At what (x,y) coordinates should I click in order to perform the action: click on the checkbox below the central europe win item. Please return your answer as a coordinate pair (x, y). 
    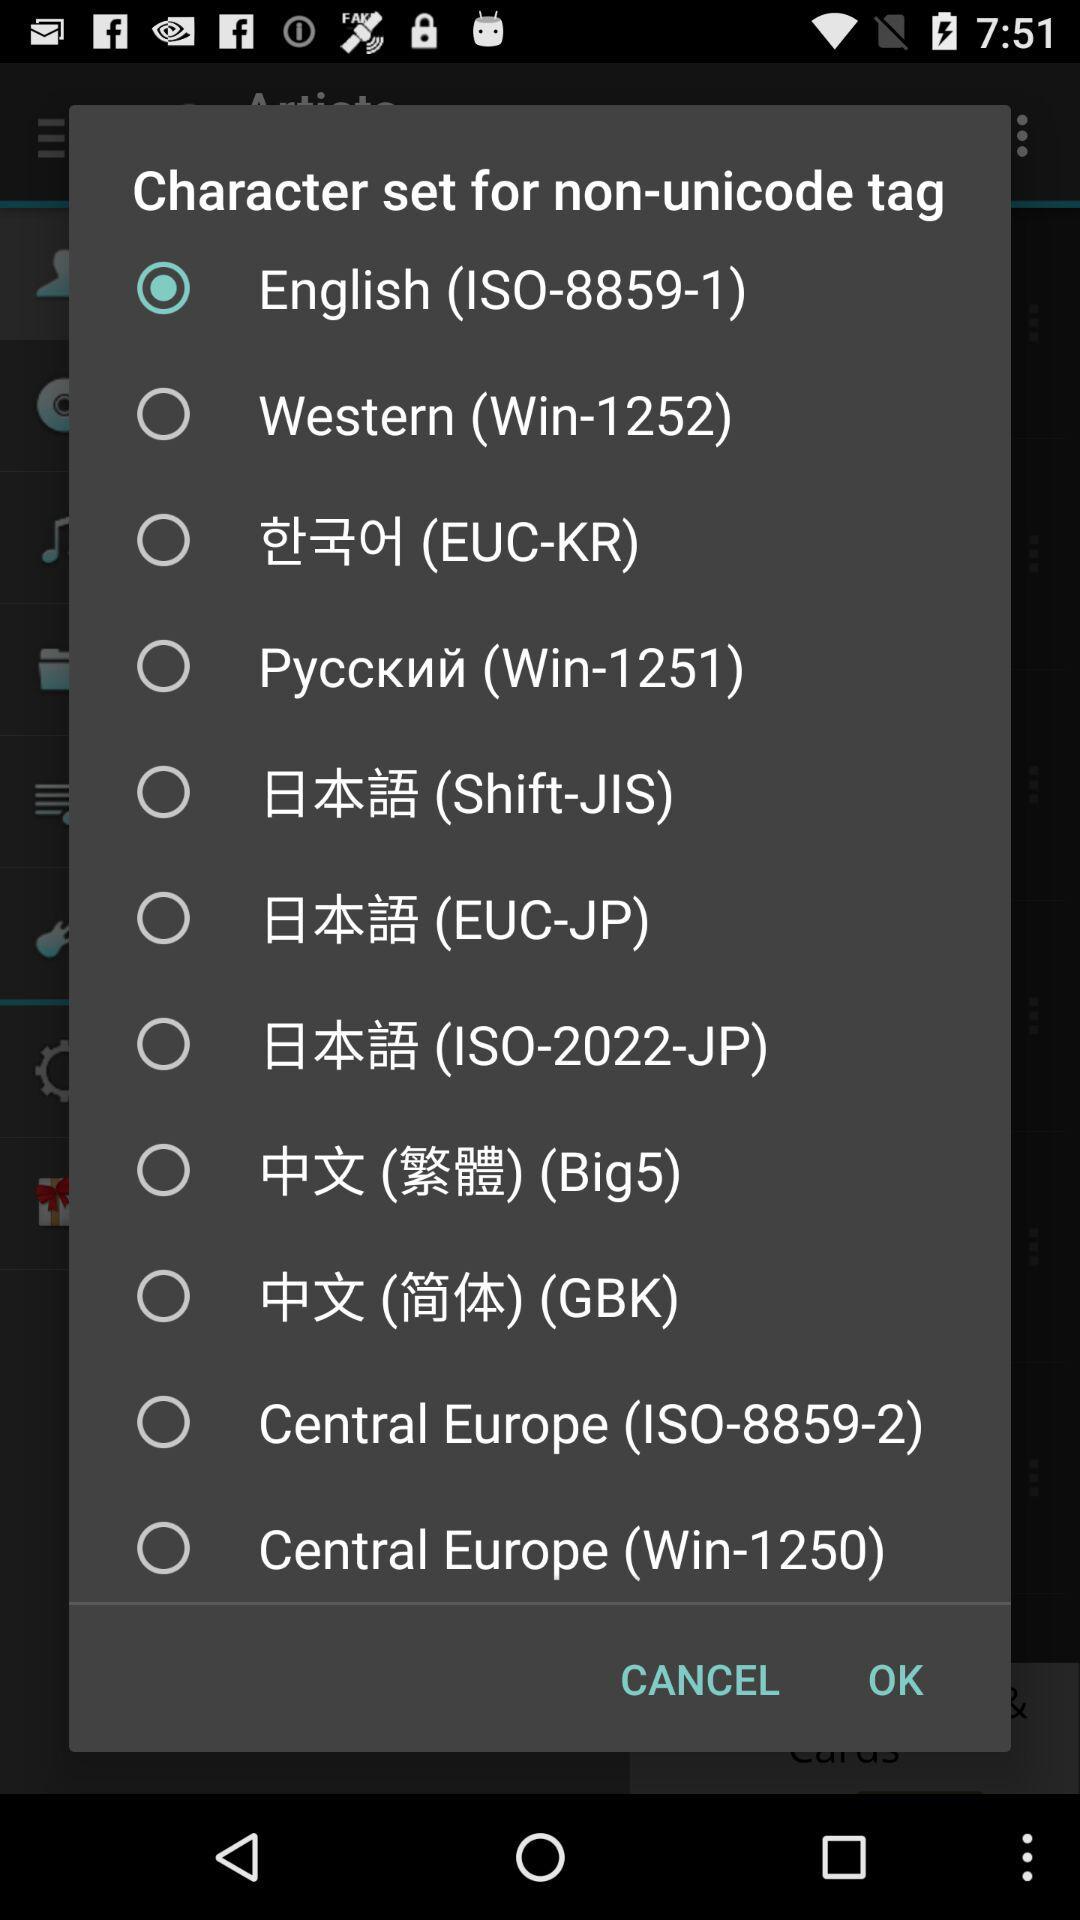
    Looking at the image, I should click on (894, 1678).